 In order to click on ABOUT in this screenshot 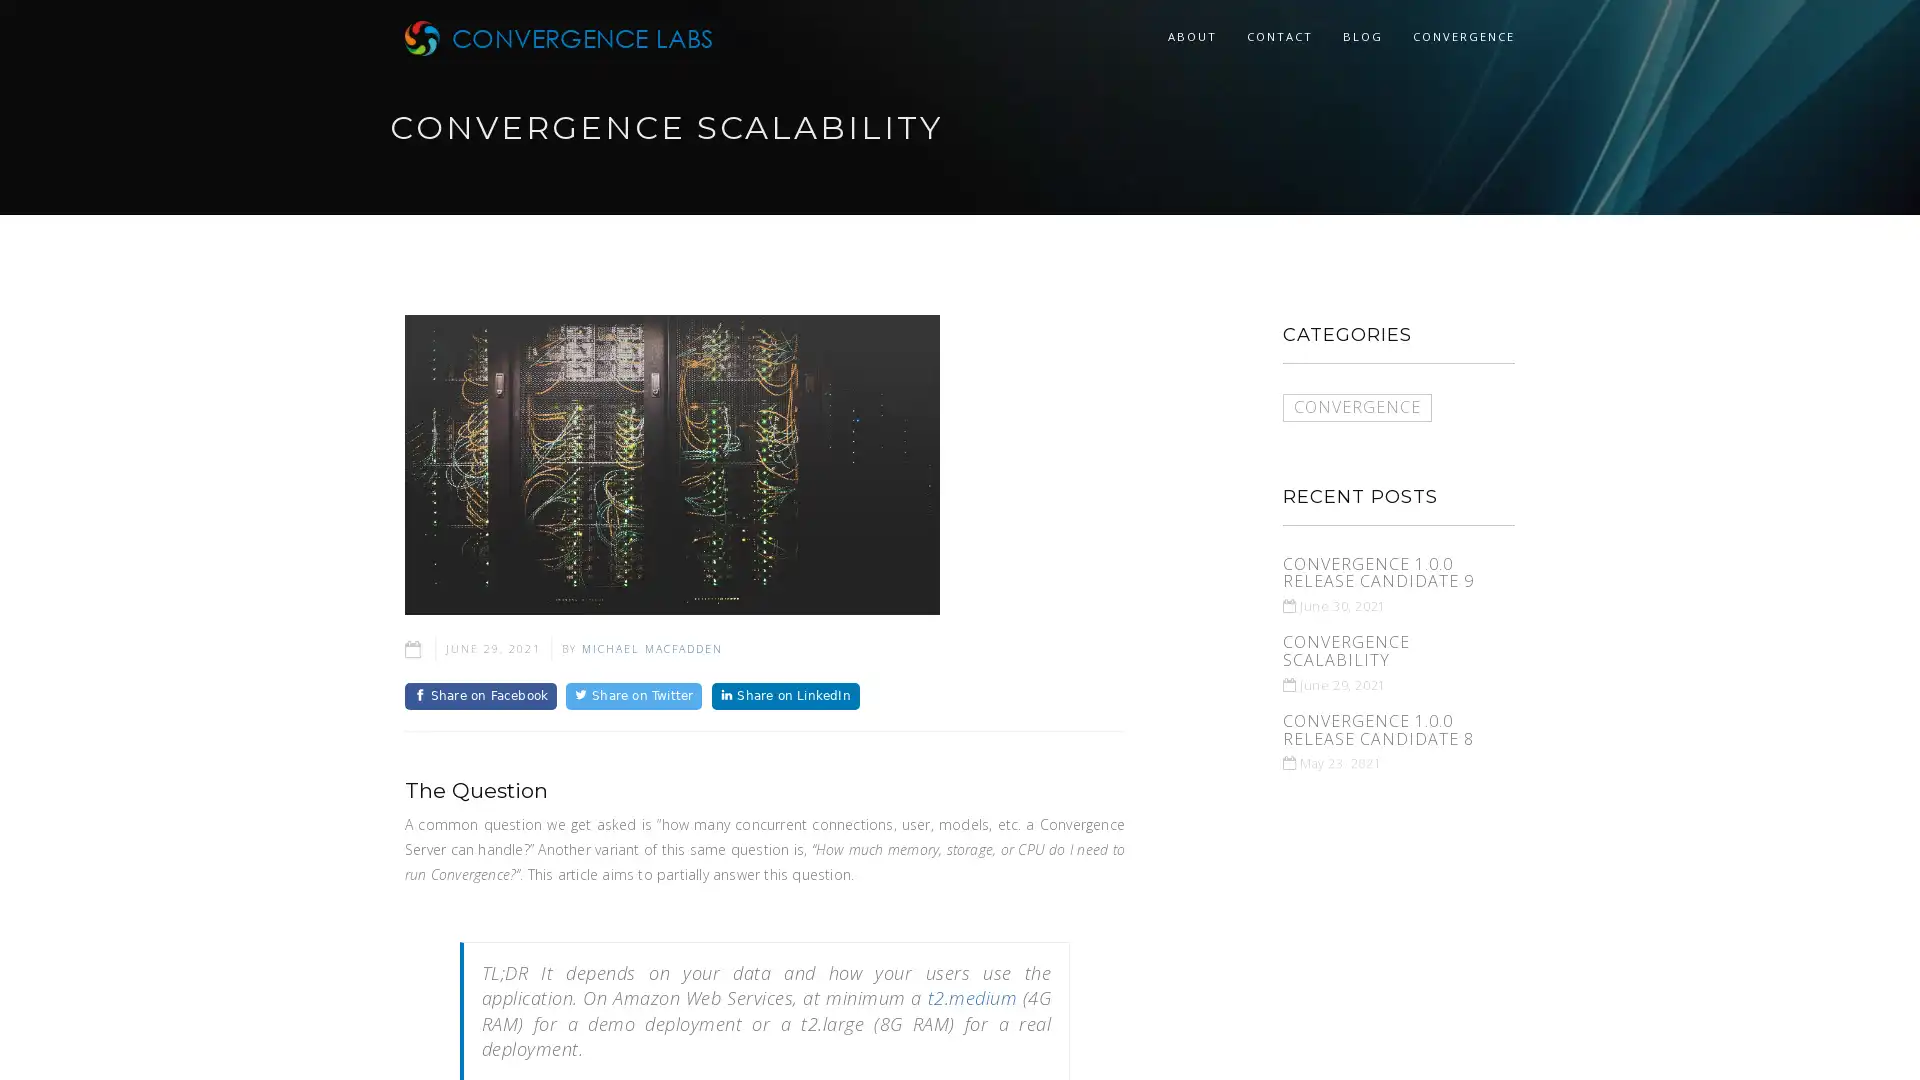, I will do `click(1192, 37)`.